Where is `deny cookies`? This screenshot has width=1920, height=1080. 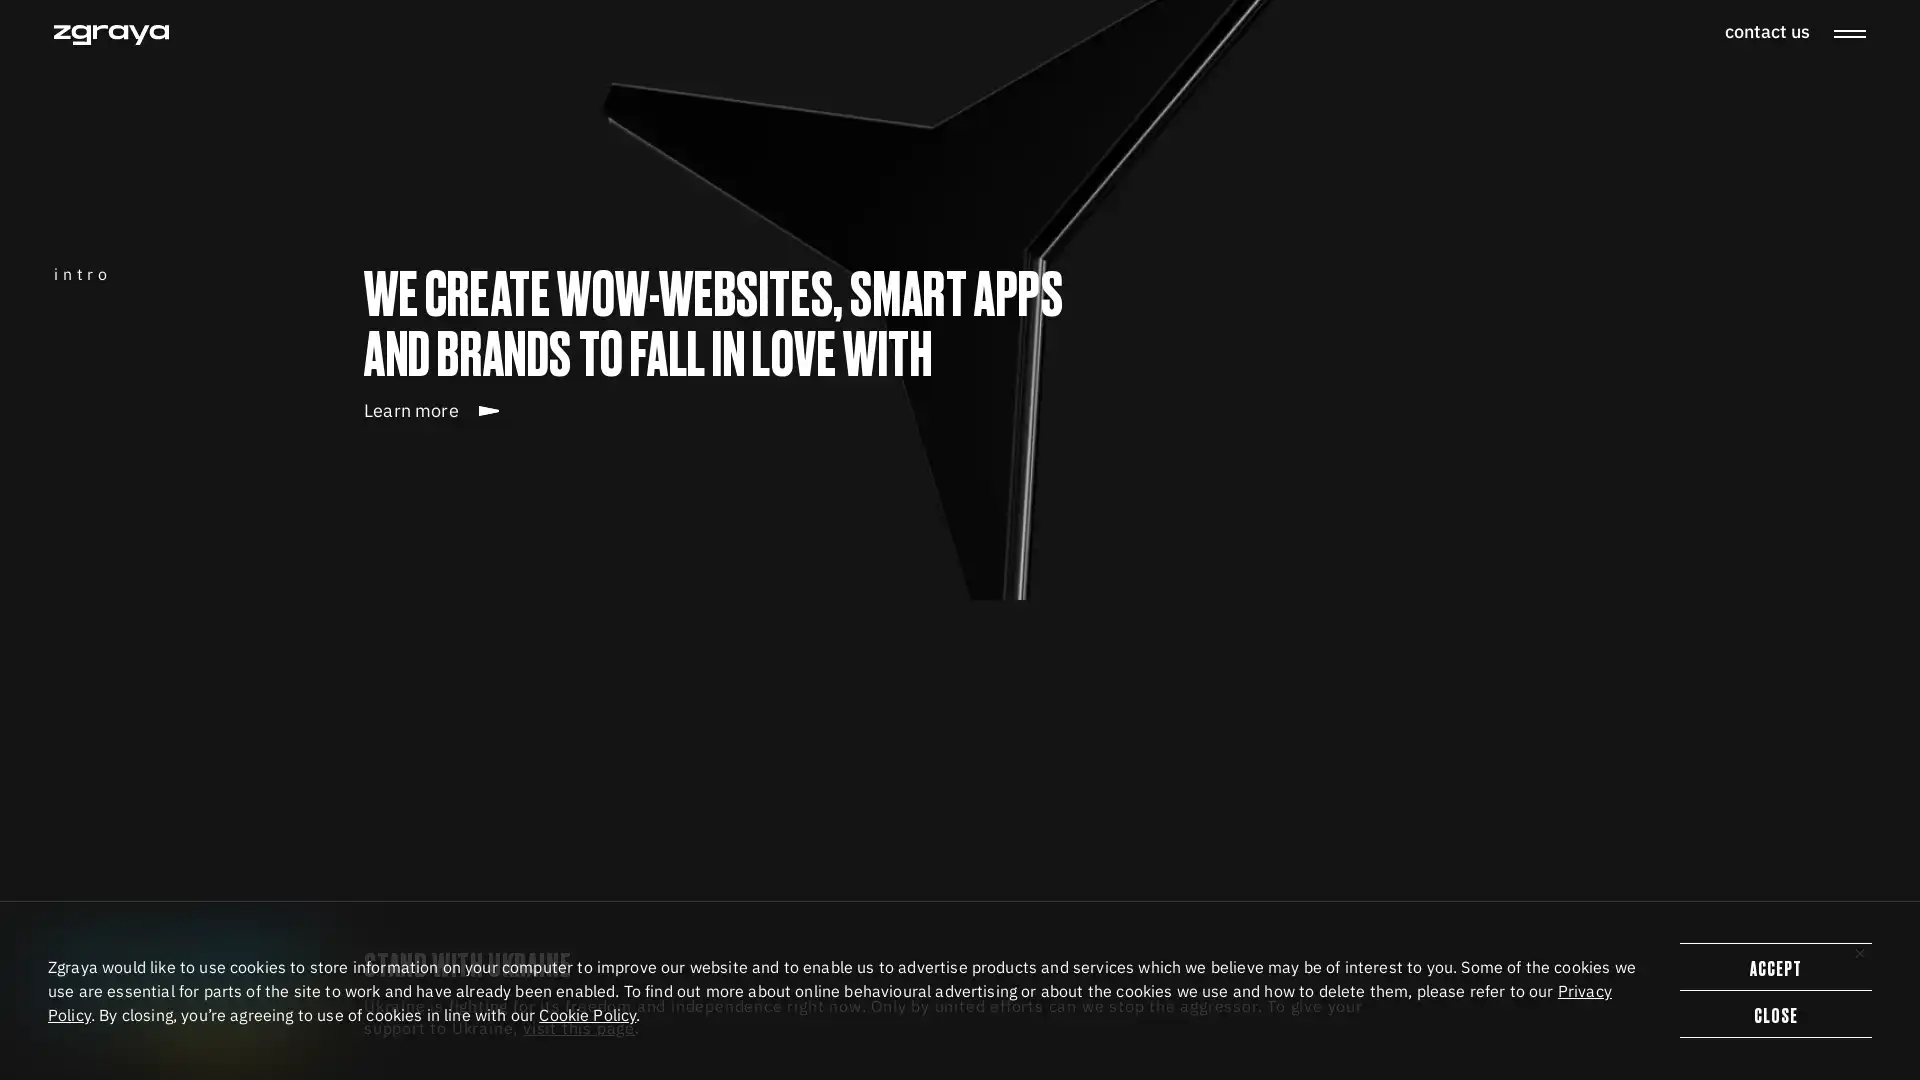
deny cookies is located at coordinates (1776, 1014).